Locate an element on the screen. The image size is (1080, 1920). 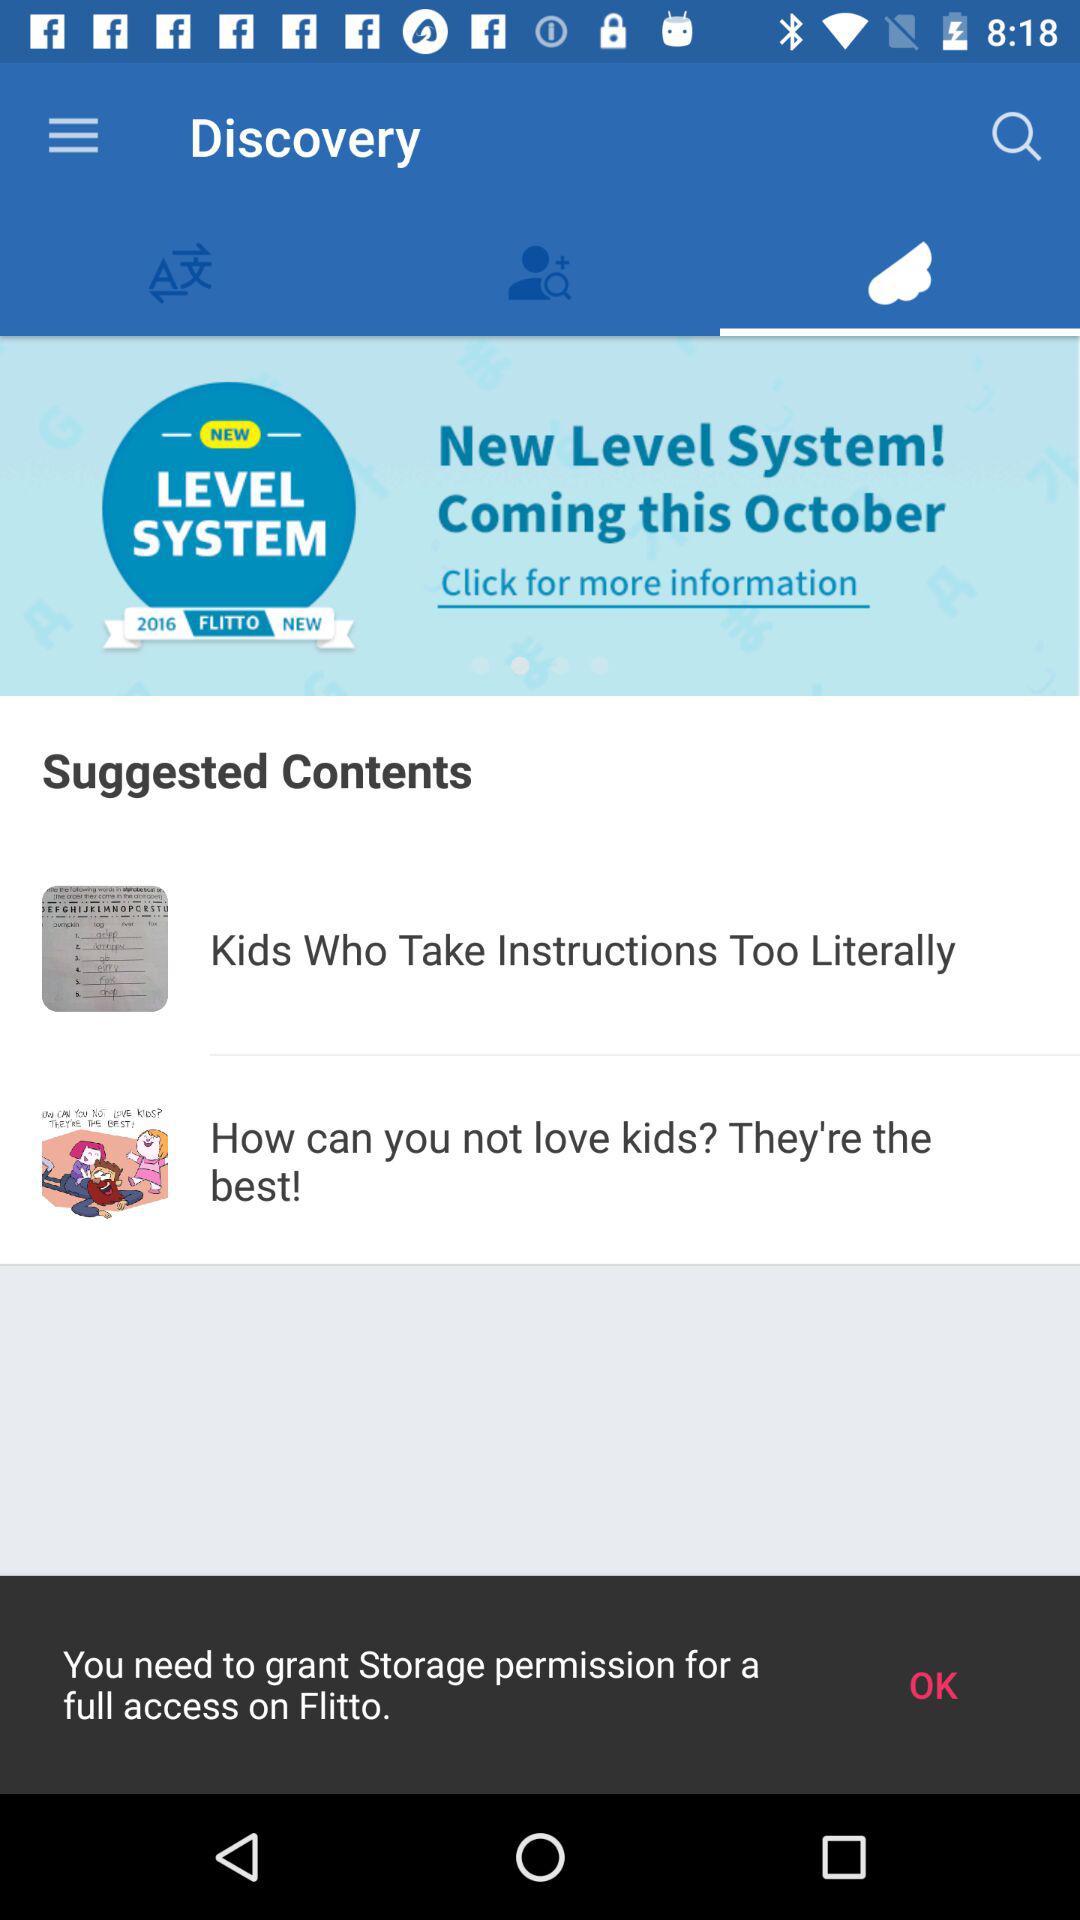
item below the suggested contents icon is located at coordinates (104, 947).